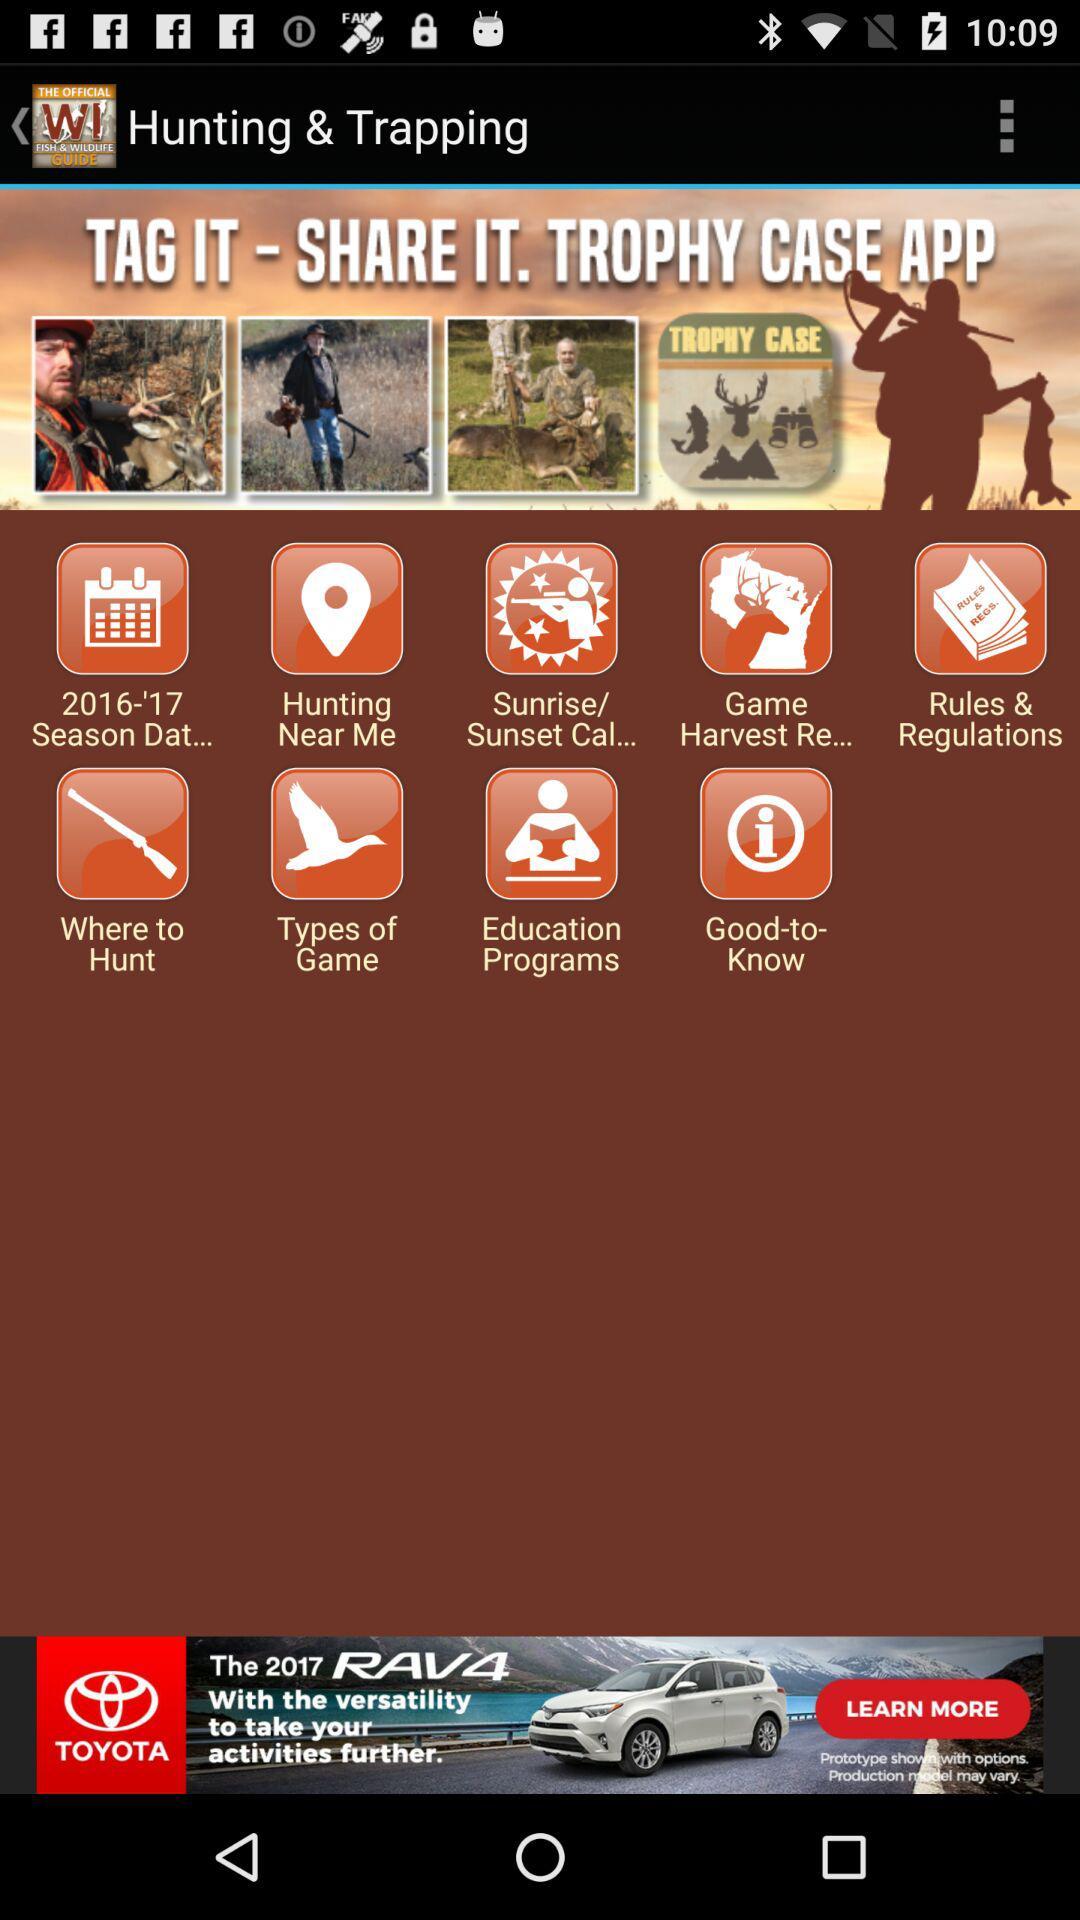  I want to click on sponsored advertisement, so click(540, 1714).